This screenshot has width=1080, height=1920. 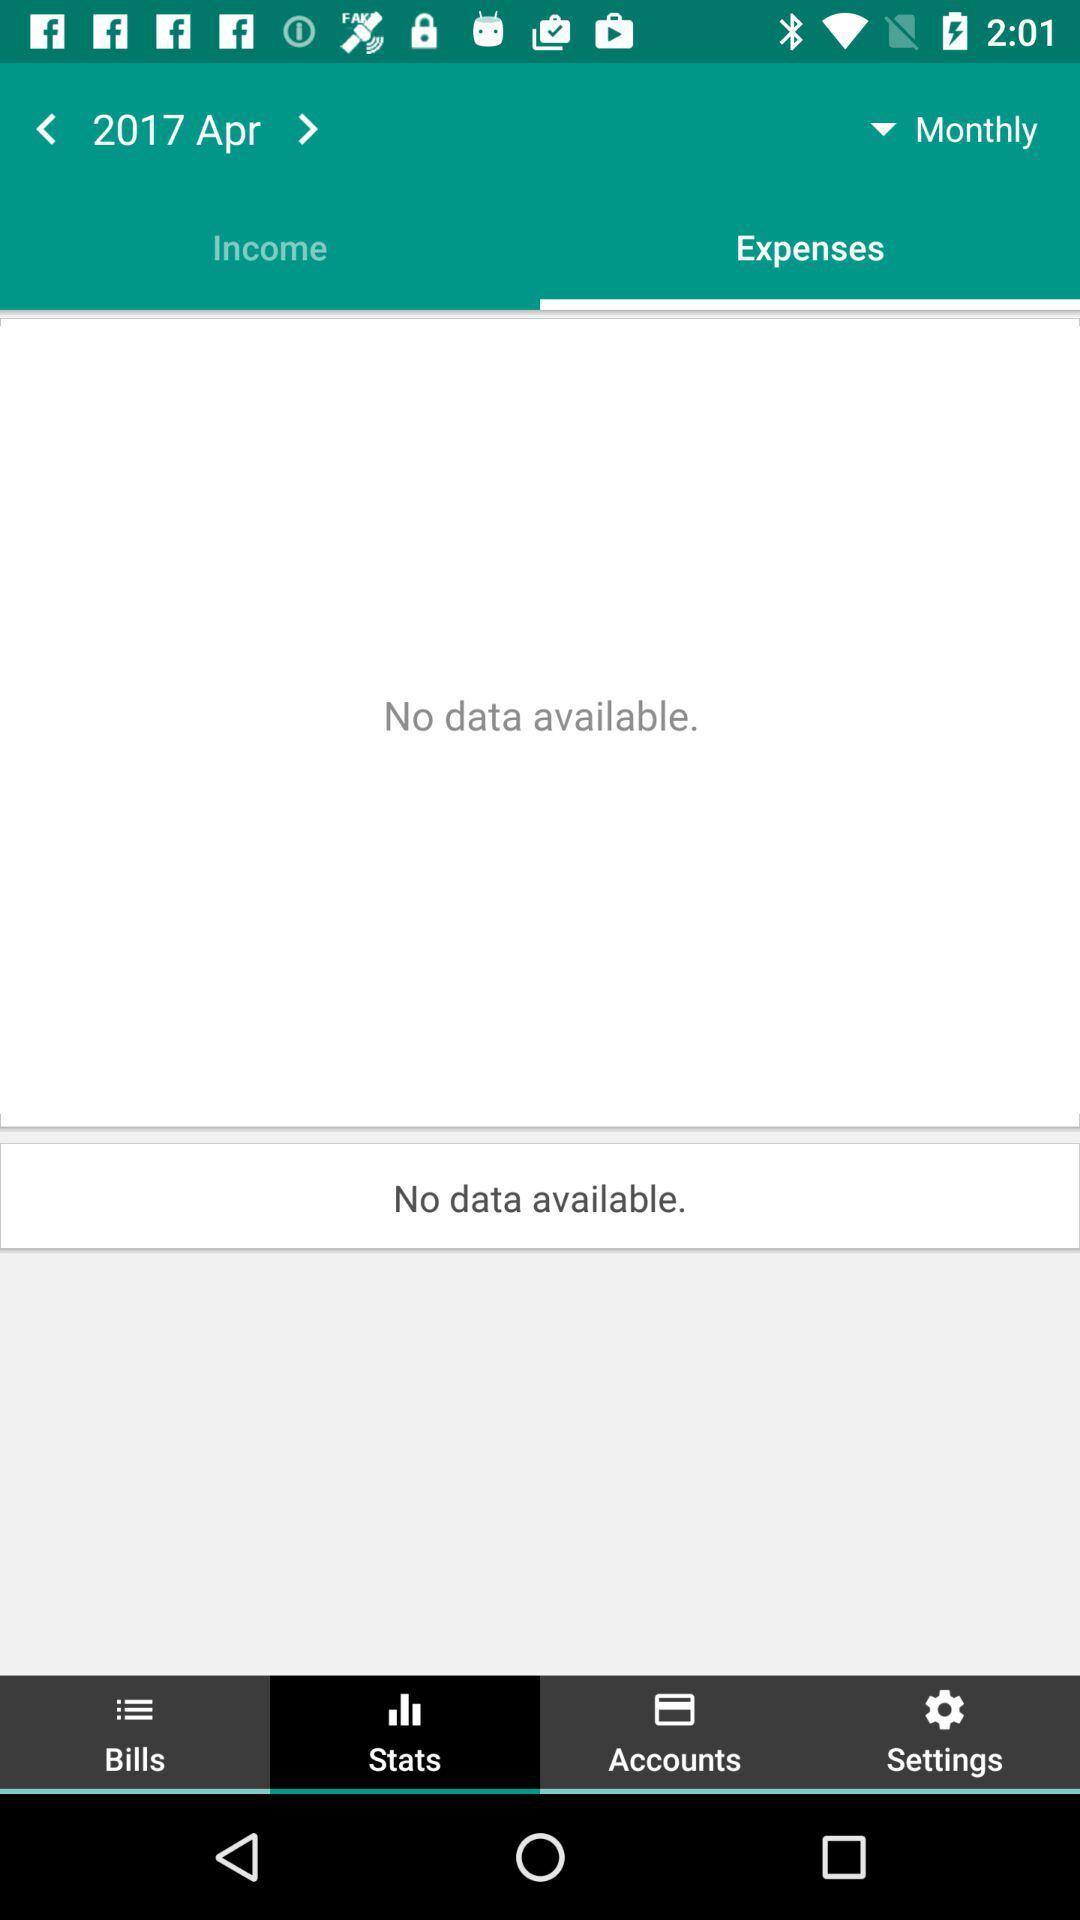 I want to click on next, so click(x=307, y=127).